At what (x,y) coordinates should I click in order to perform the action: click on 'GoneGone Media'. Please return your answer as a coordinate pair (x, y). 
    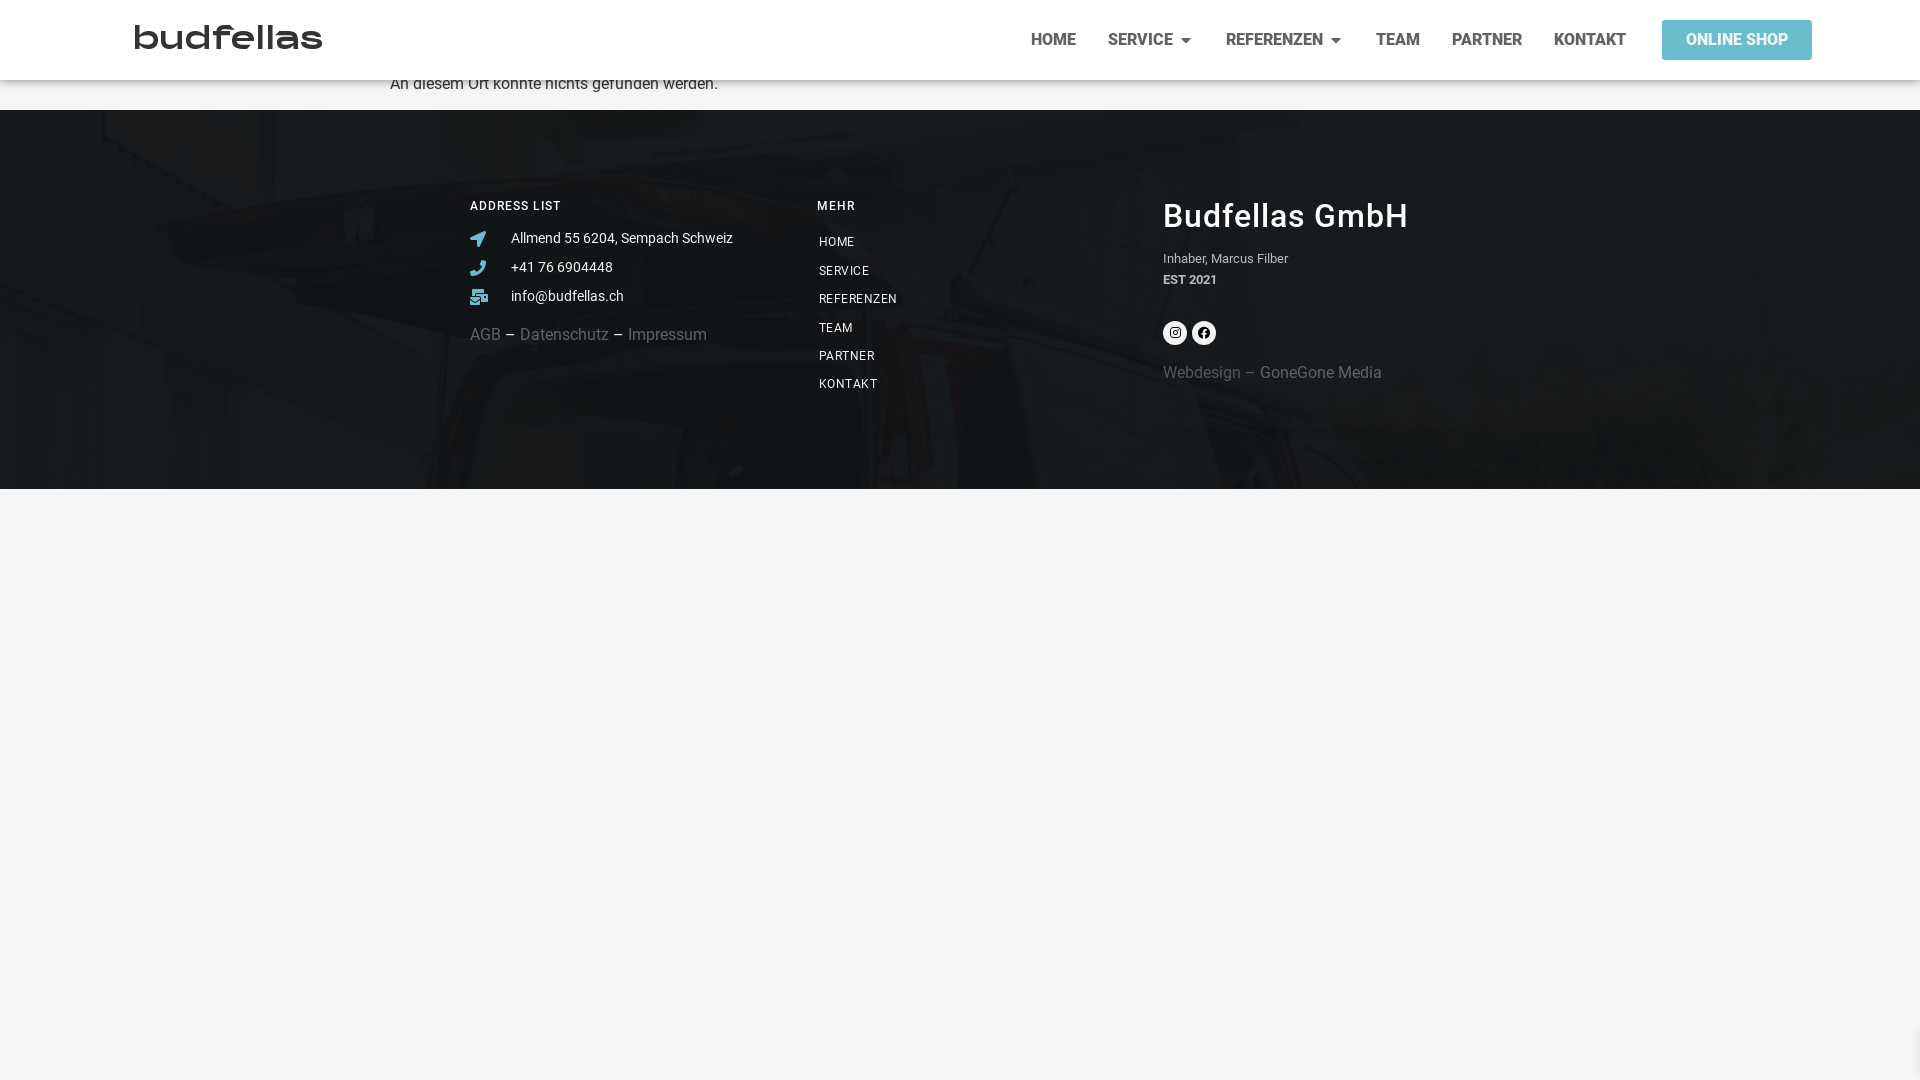
    Looking at the image, I should click on (1320, 372).